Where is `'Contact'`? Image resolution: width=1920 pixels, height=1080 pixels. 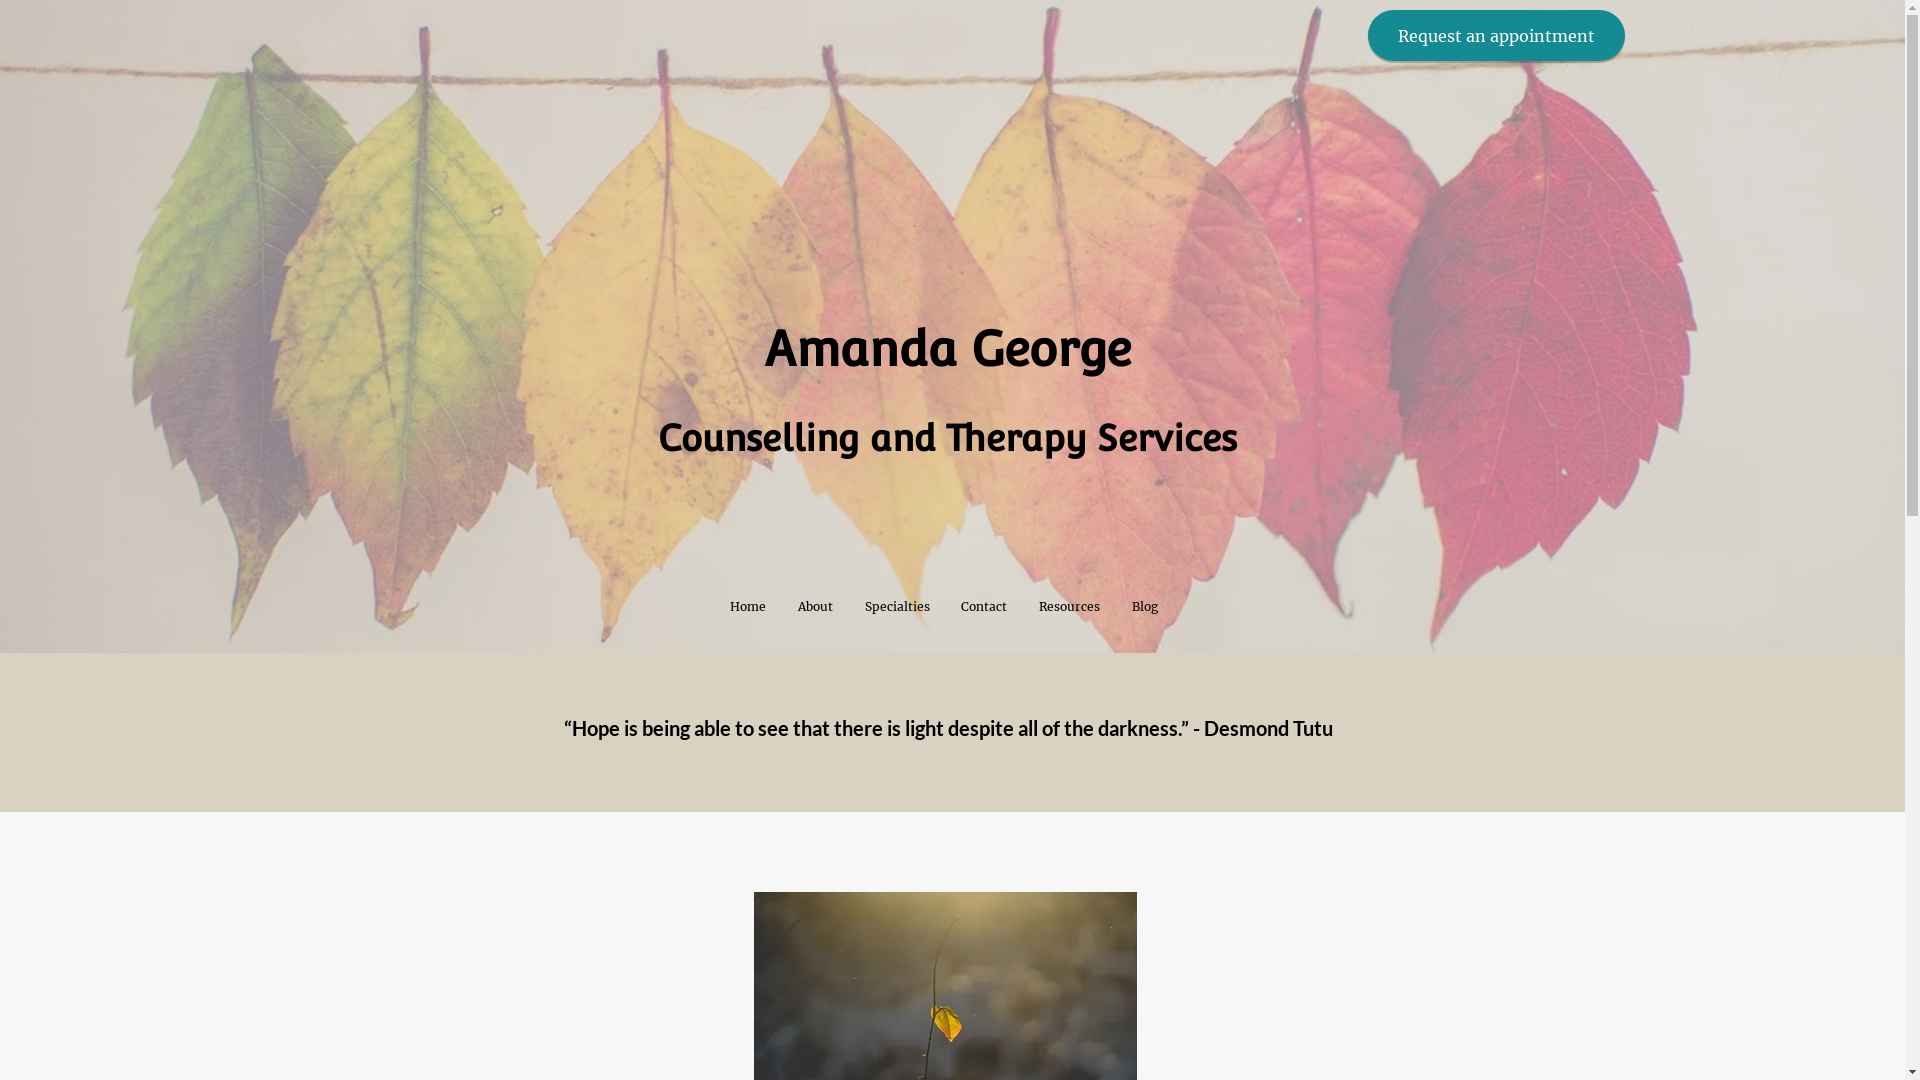 'Contact' is located at coordinates (984, 605).